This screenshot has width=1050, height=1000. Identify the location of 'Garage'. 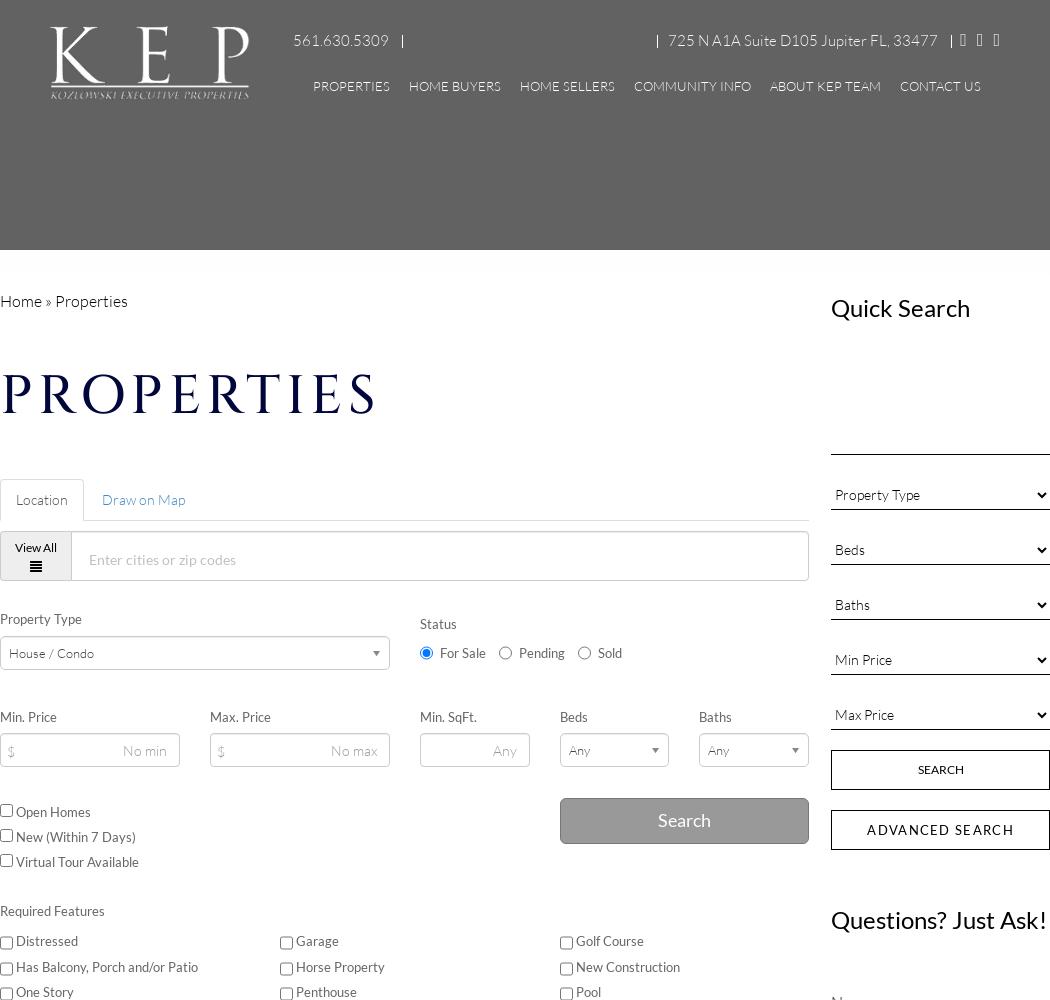
(315, 940).